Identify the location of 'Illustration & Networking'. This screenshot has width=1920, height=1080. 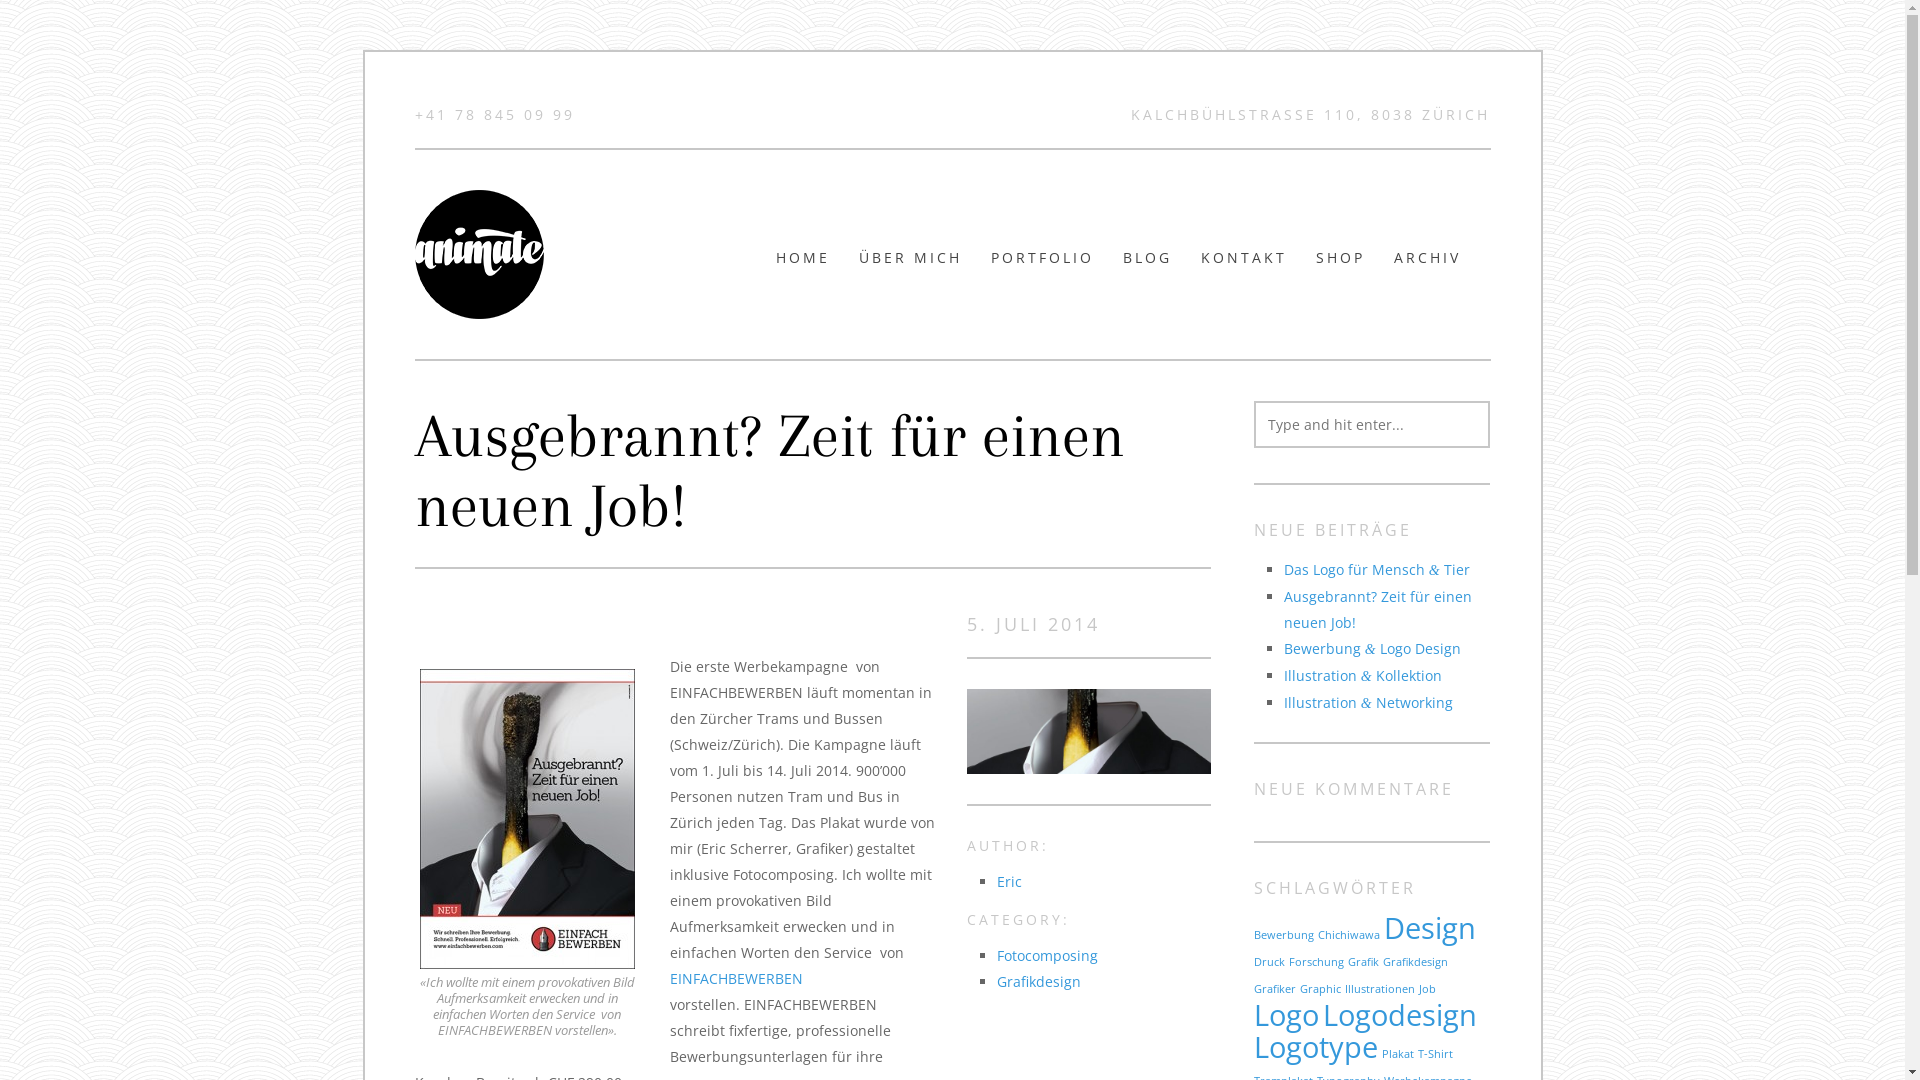
(1283, 701).